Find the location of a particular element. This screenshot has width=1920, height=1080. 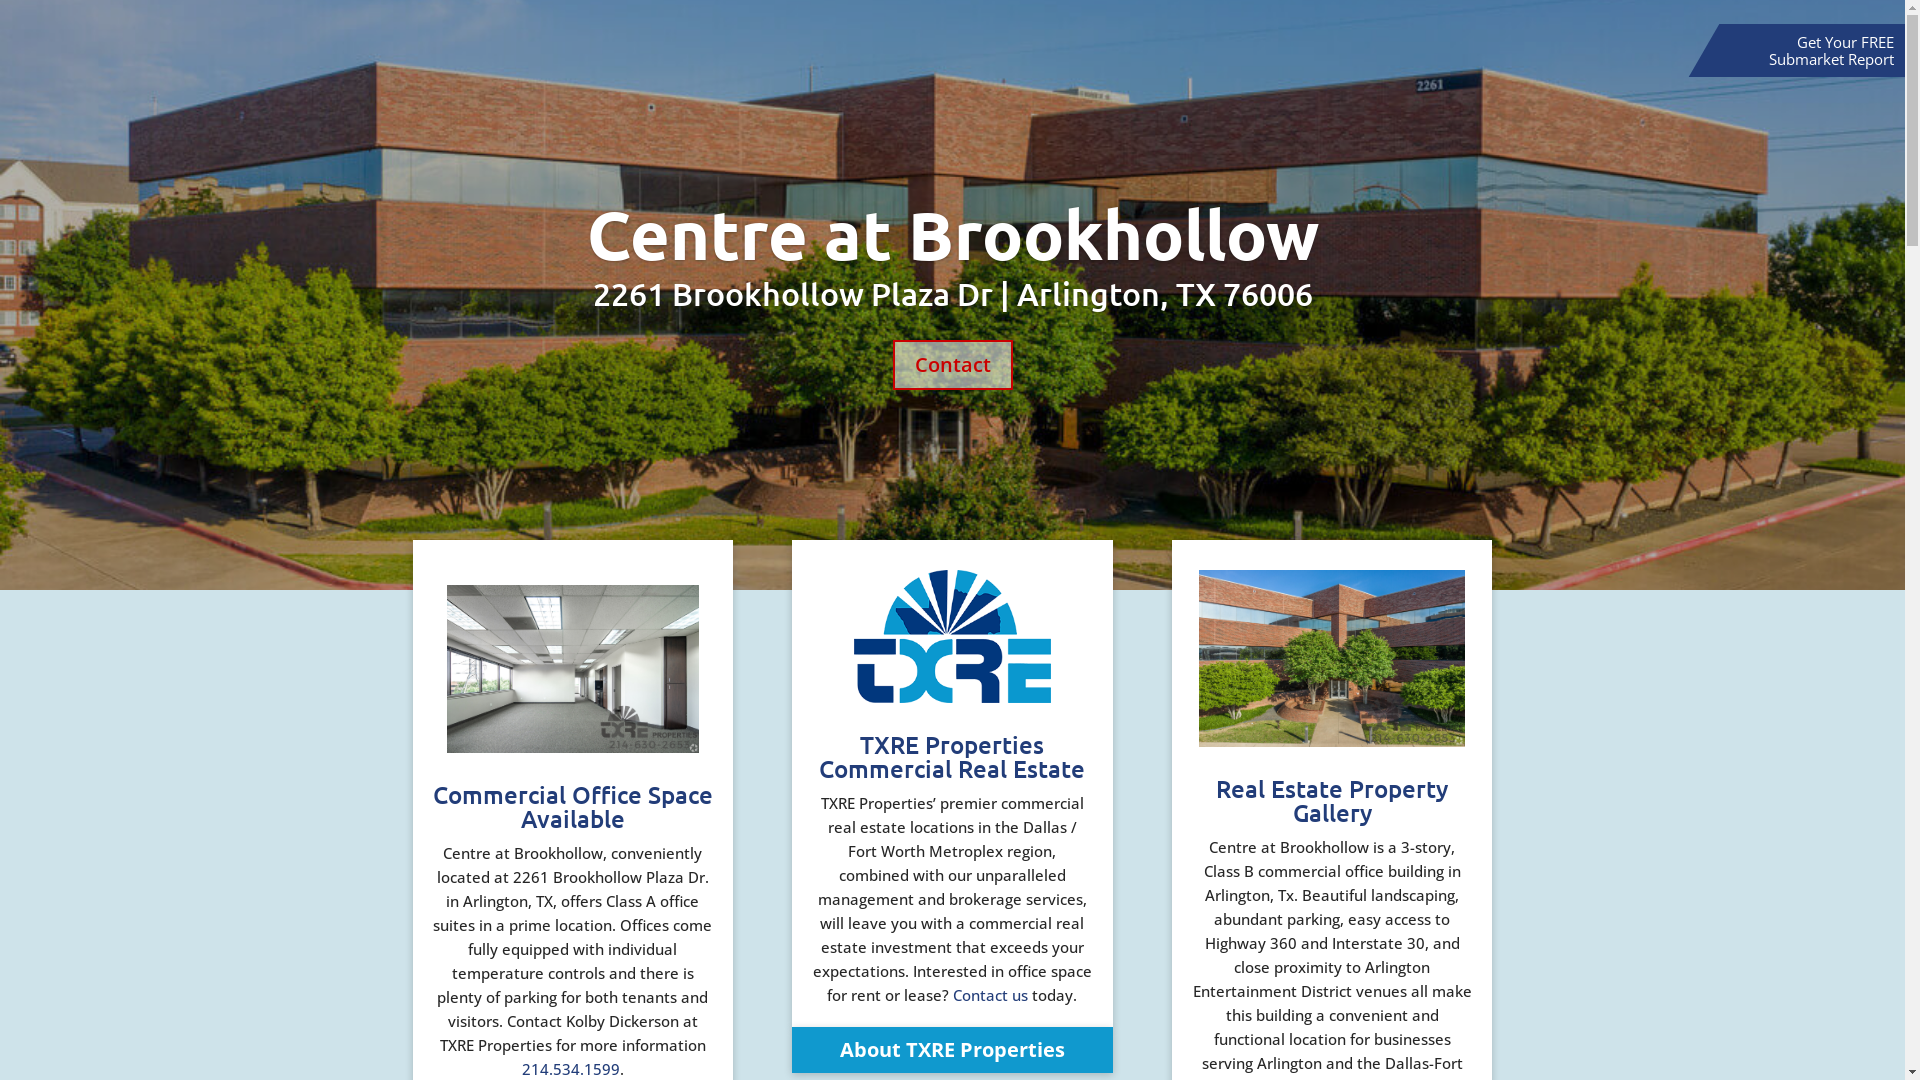

'Contact' is located at coordinates (950, 365).